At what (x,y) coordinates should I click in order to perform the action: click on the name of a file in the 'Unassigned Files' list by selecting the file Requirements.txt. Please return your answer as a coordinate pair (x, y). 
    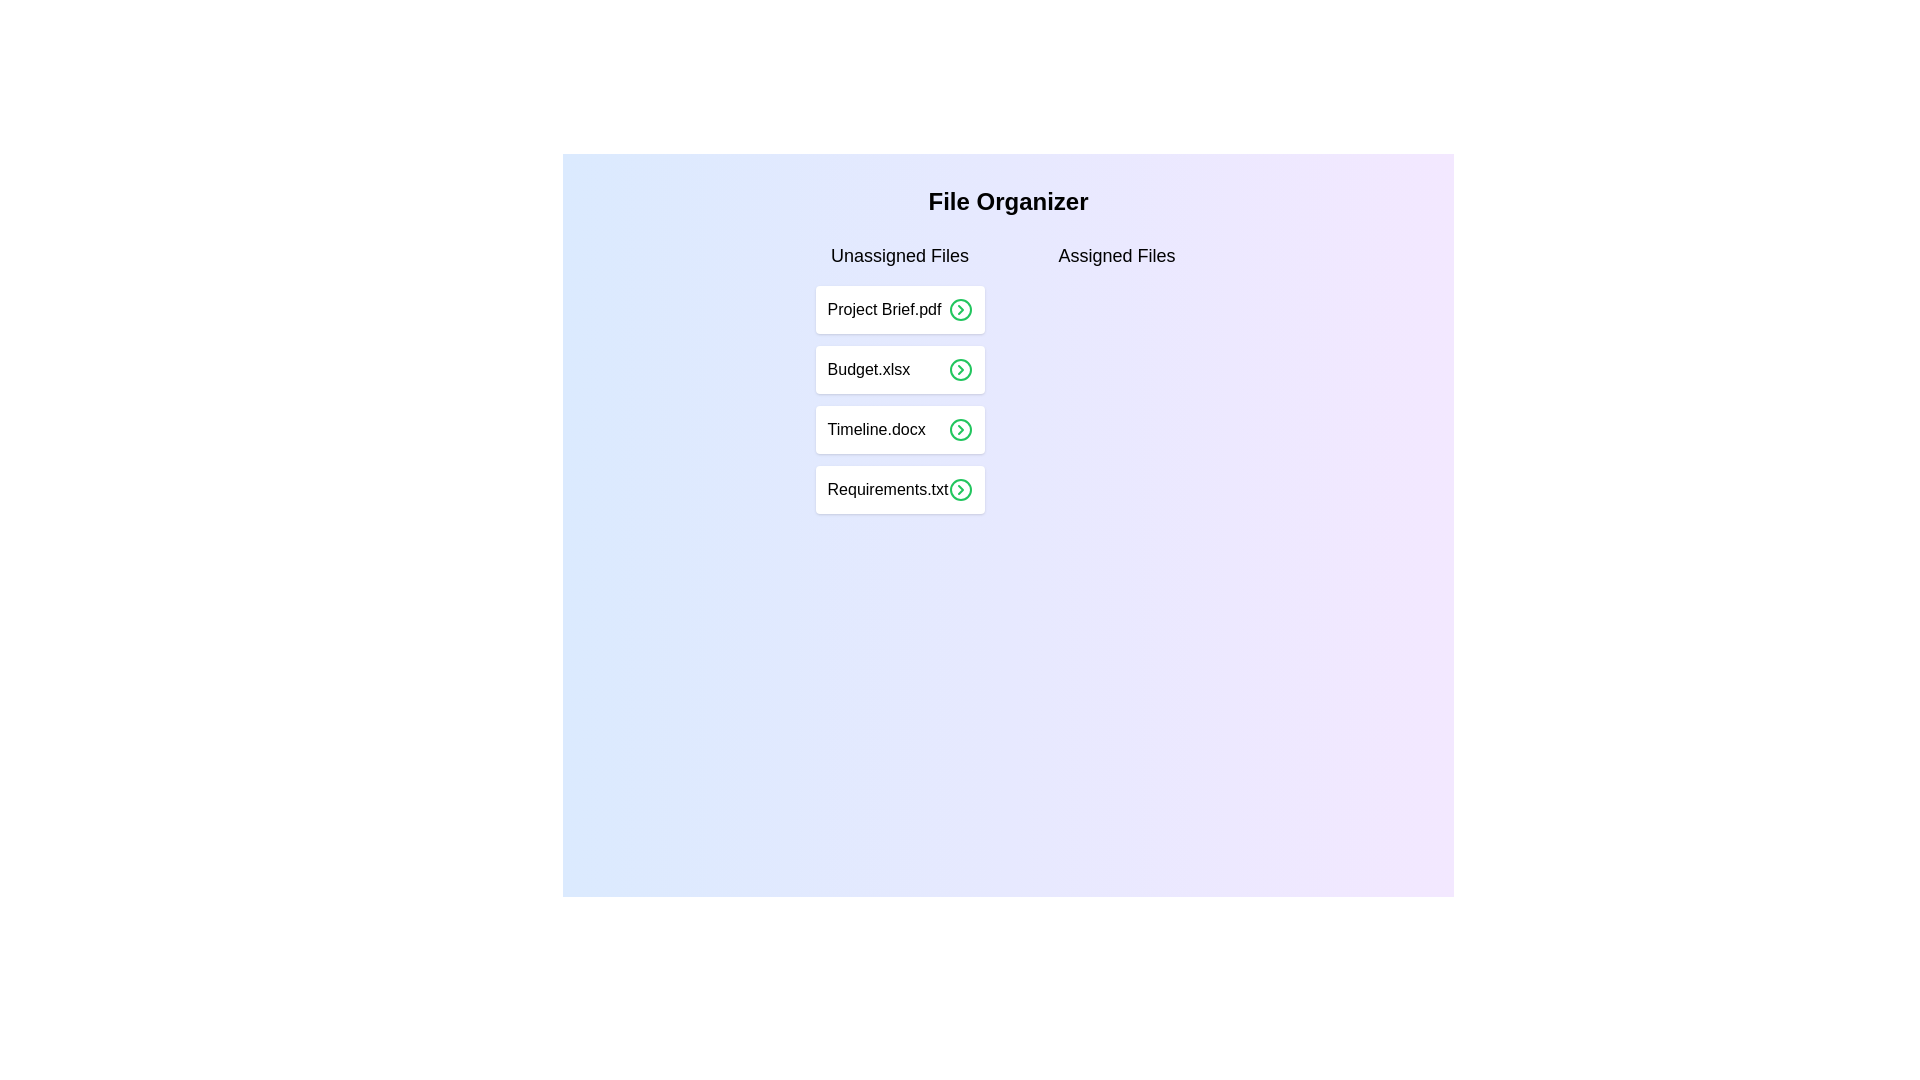
    Looking at the image, I should click on (899, 489).